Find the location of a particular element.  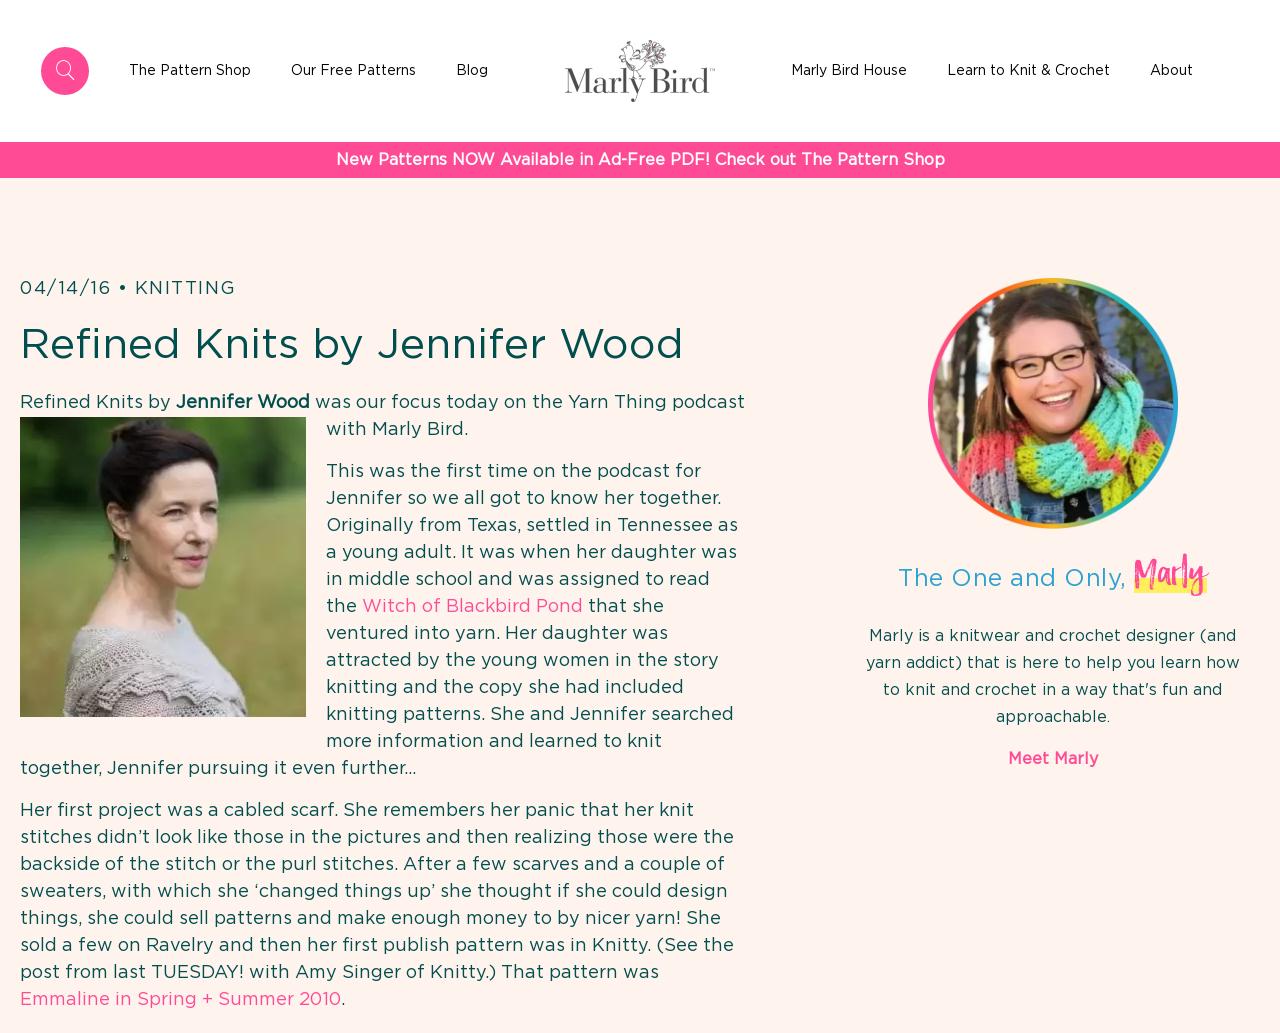

'Marly' is located at coordinates (1170, 573).